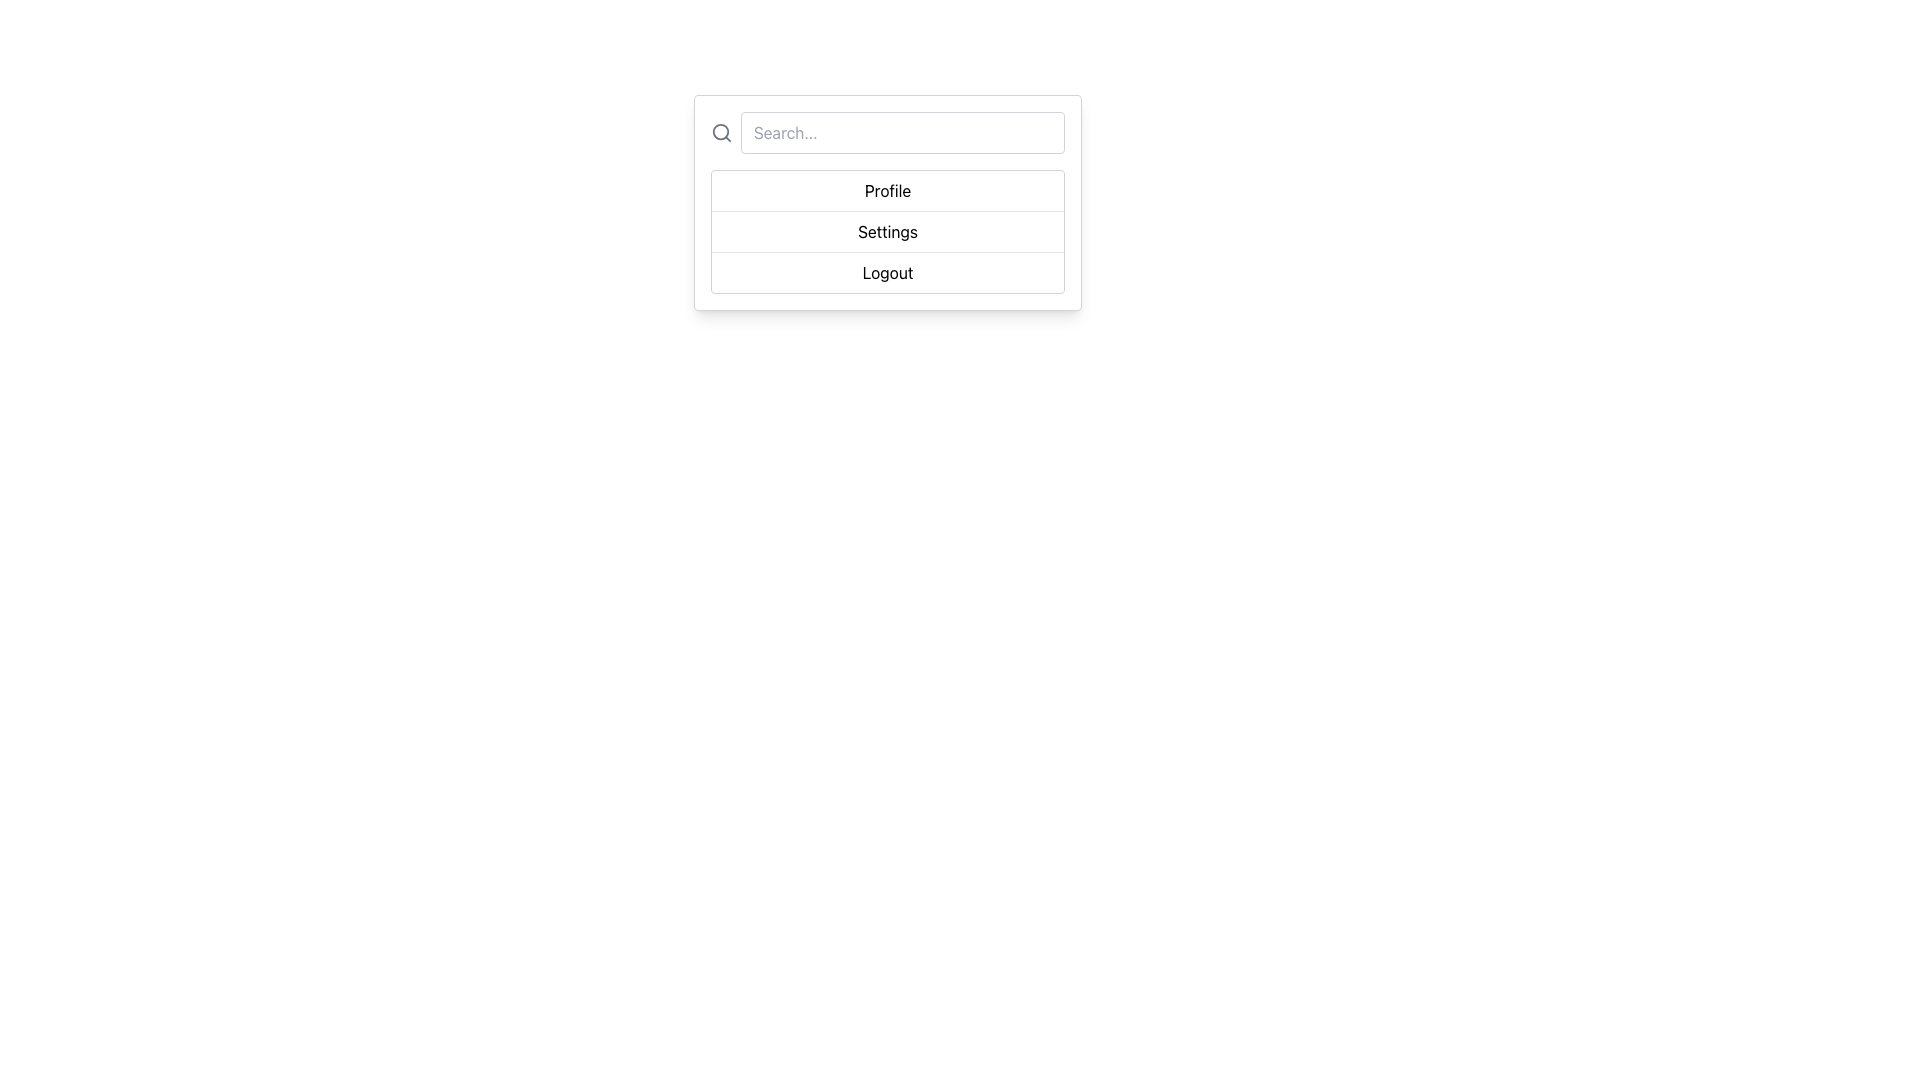  Describe the element at coordinates (887, 272) in the screenshot. I see `the third menu option for logging out, which is located at the bottom of the options list beneath 'Settings'` at that location.